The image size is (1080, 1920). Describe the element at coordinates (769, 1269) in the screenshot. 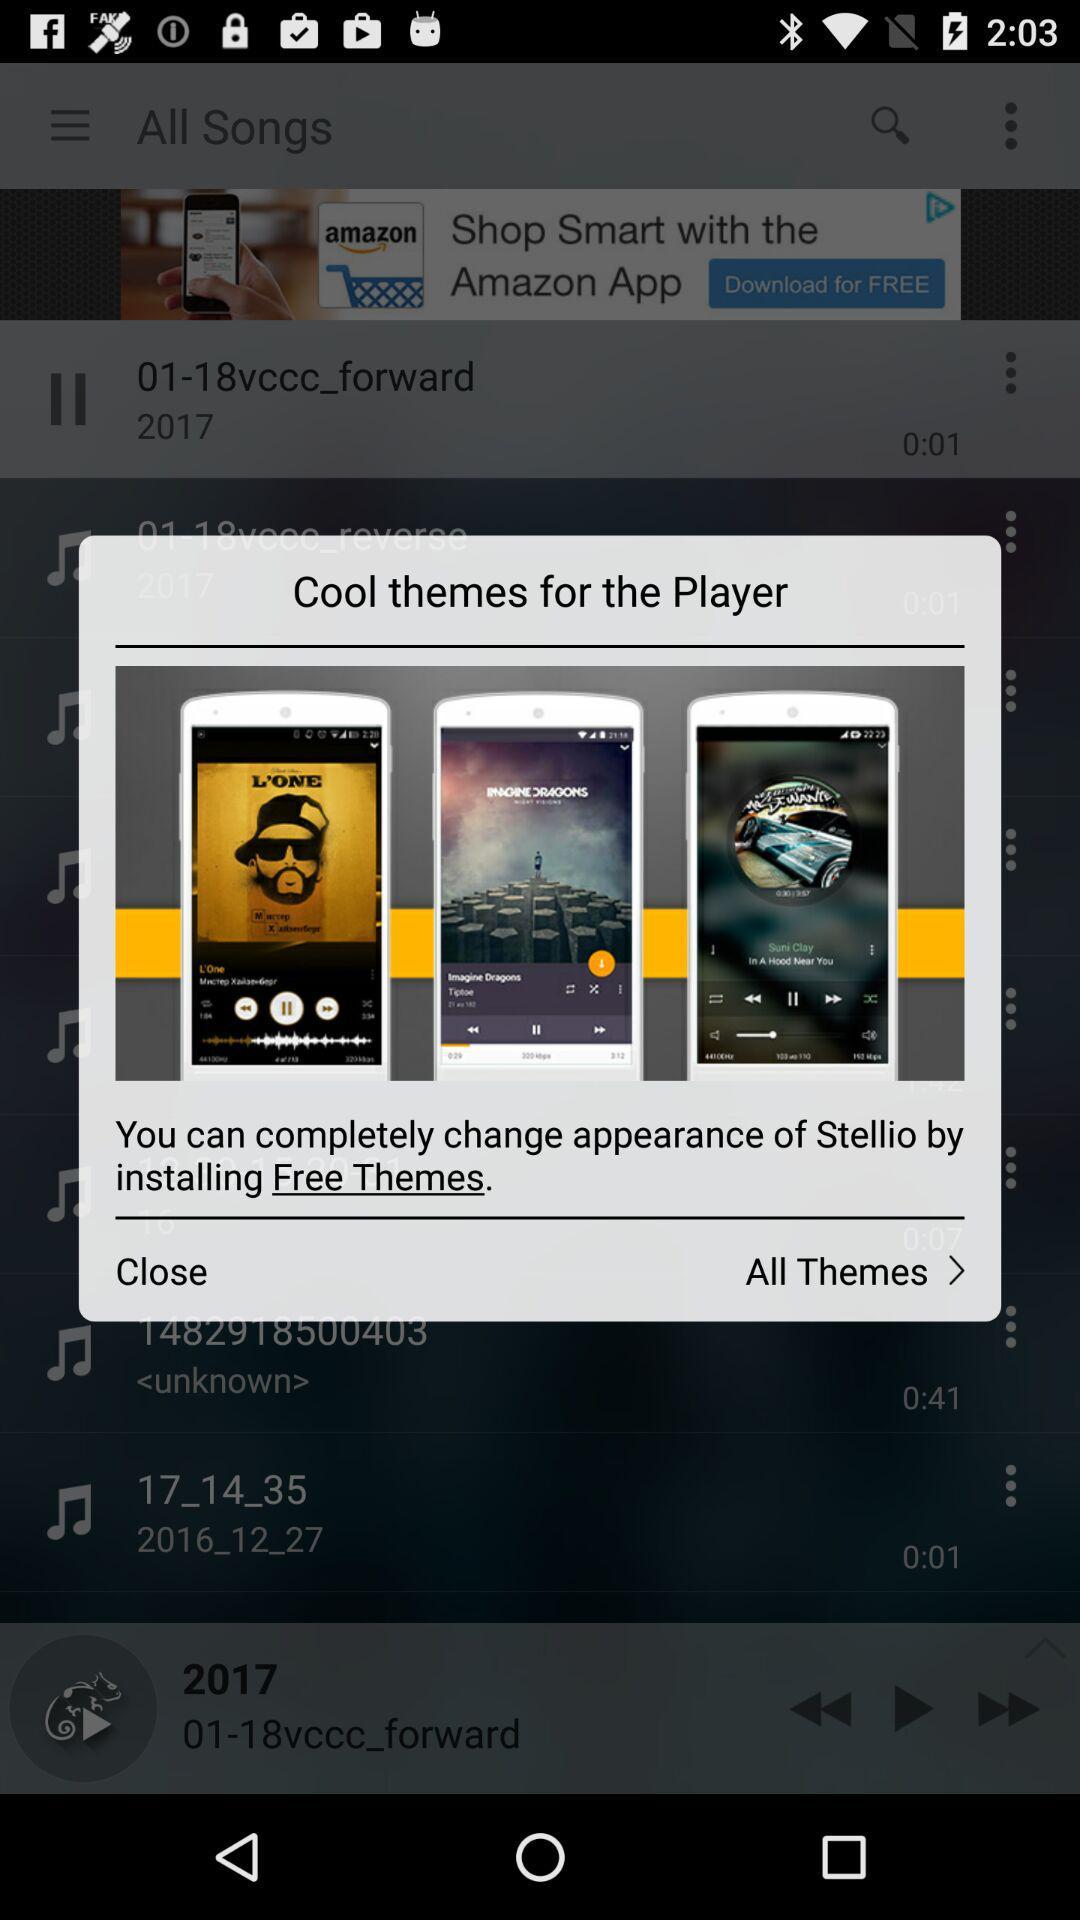

I see `all themes icon` at that location.